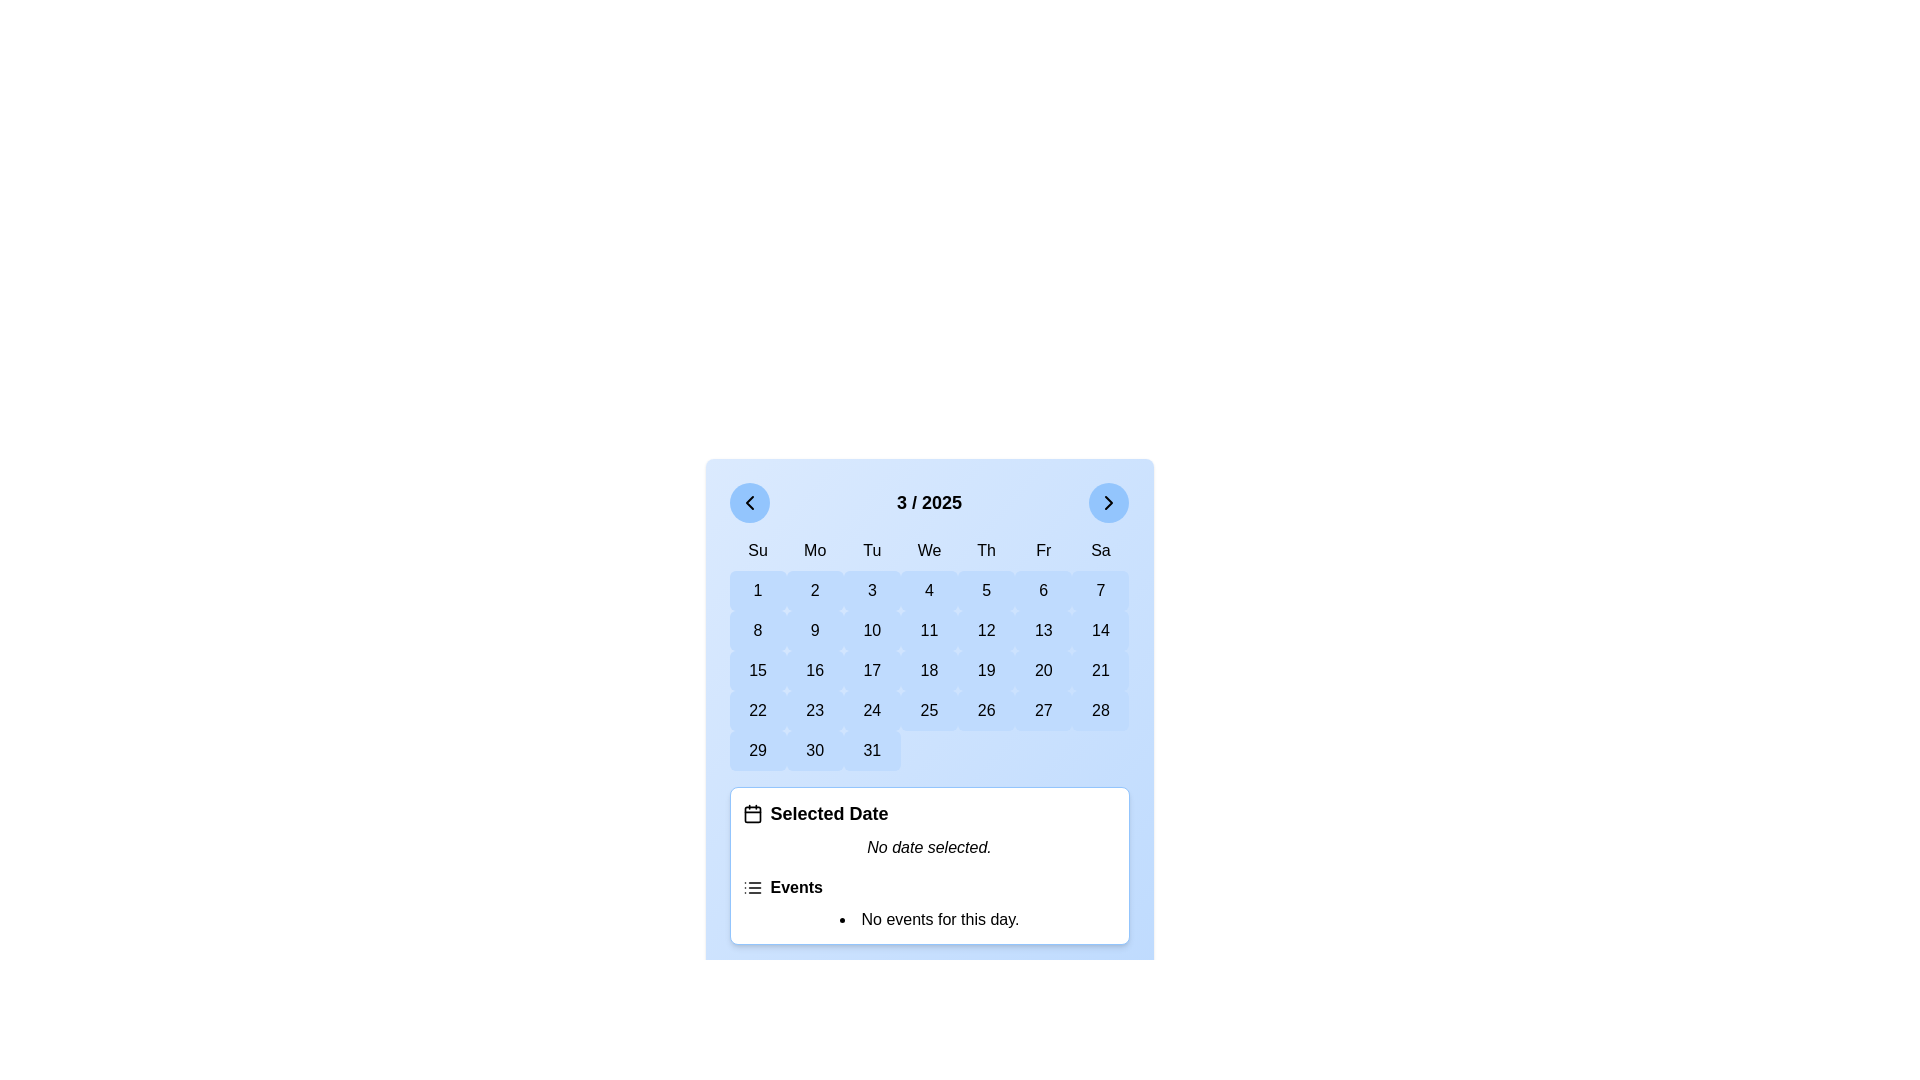 The image size is (1920, 1080). I want to click on the rectangular button with rounded corners, light blue background, and the text '11' in bold black font to observe the hover effect, so click(928, 631).